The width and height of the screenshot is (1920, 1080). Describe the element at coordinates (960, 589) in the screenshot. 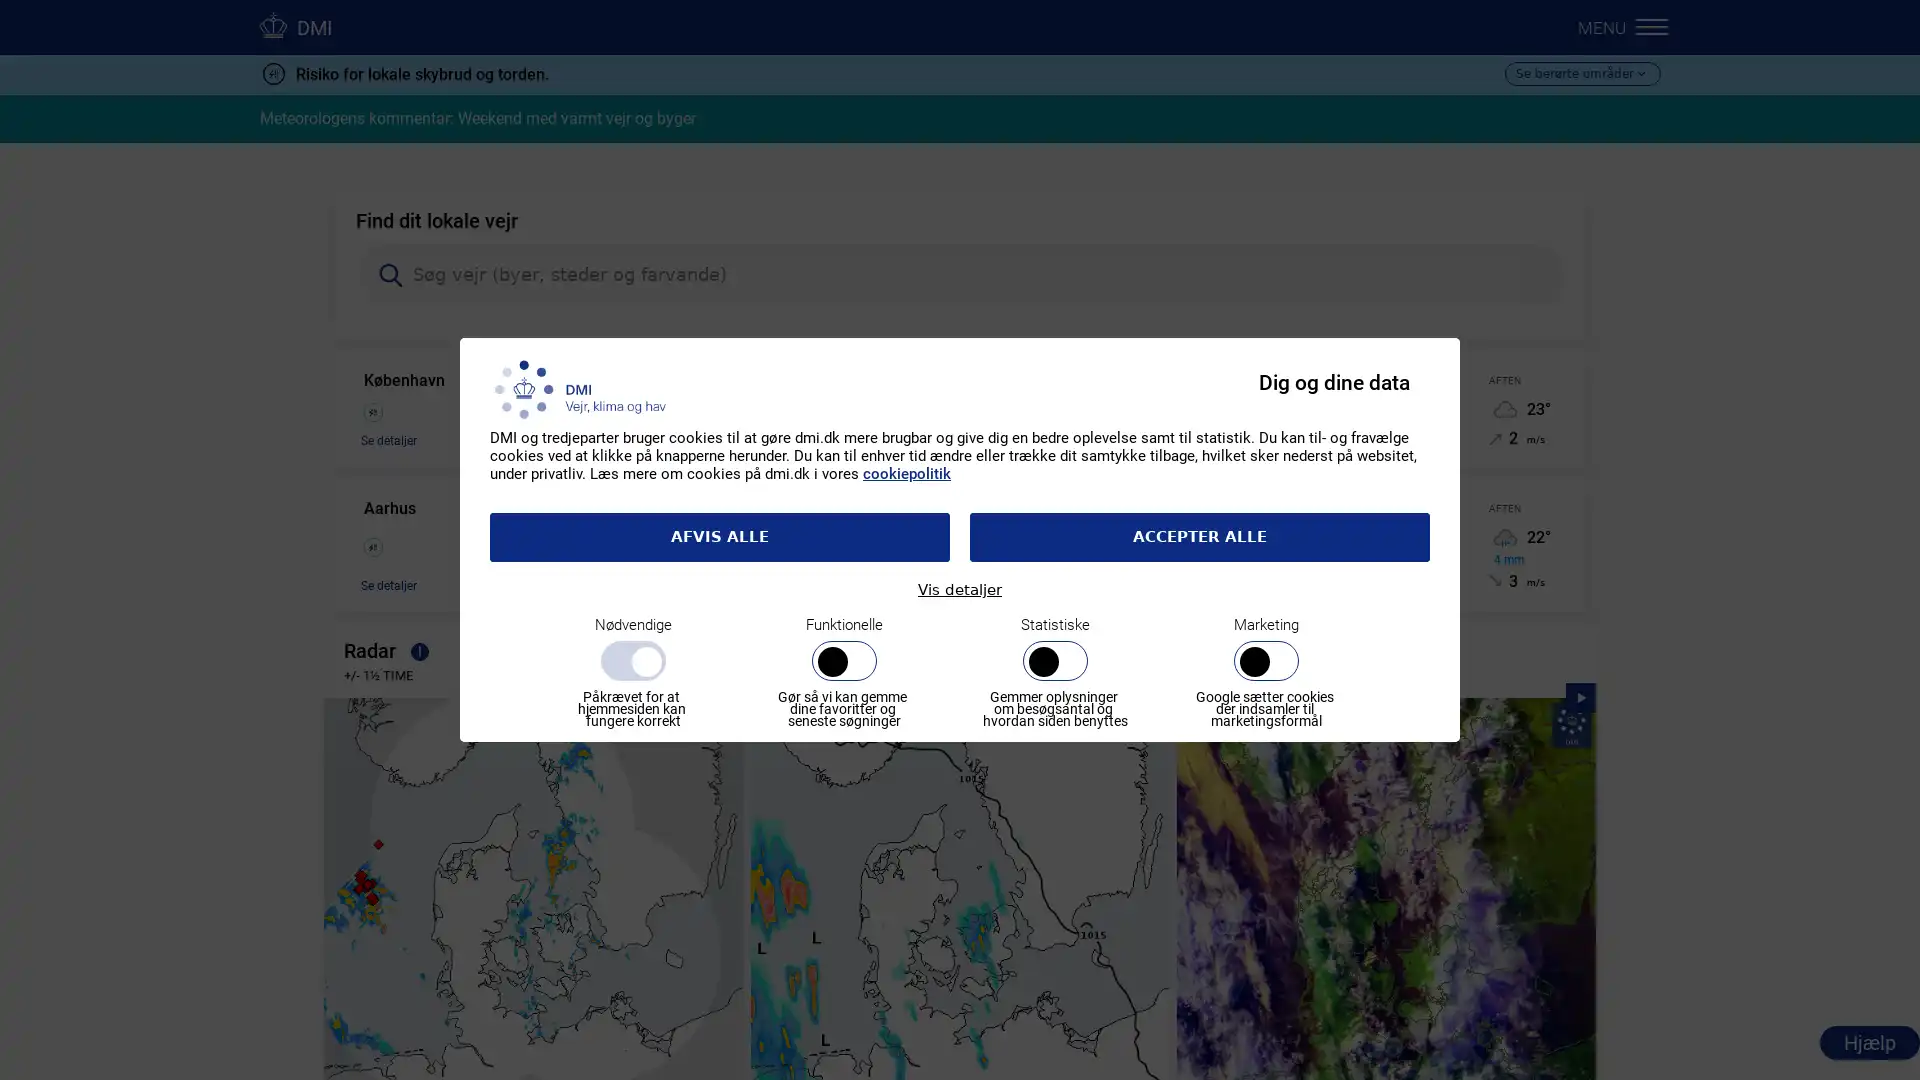

I see `Vis detaljer` at that location.